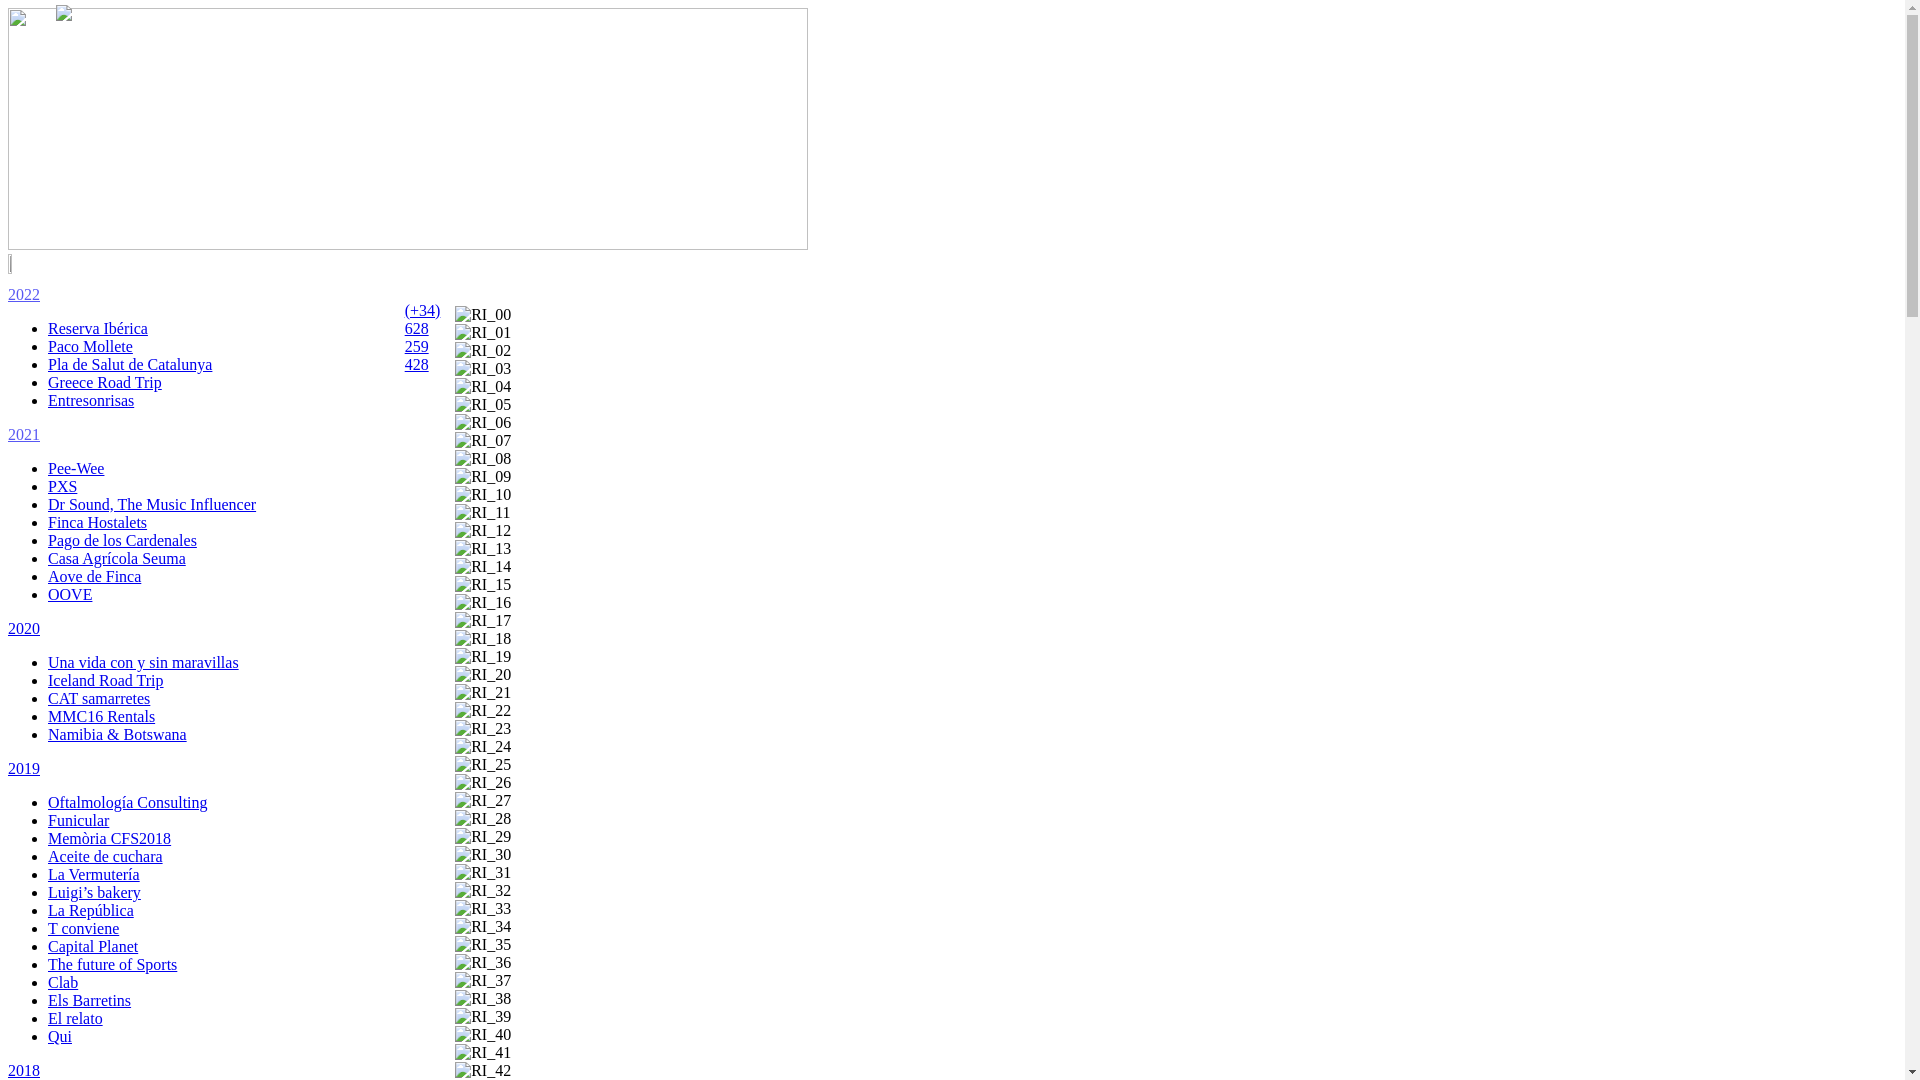 The height and width of the screenshot is (1080, 1920). I want to click on 'El relato', so click(75, 1018).